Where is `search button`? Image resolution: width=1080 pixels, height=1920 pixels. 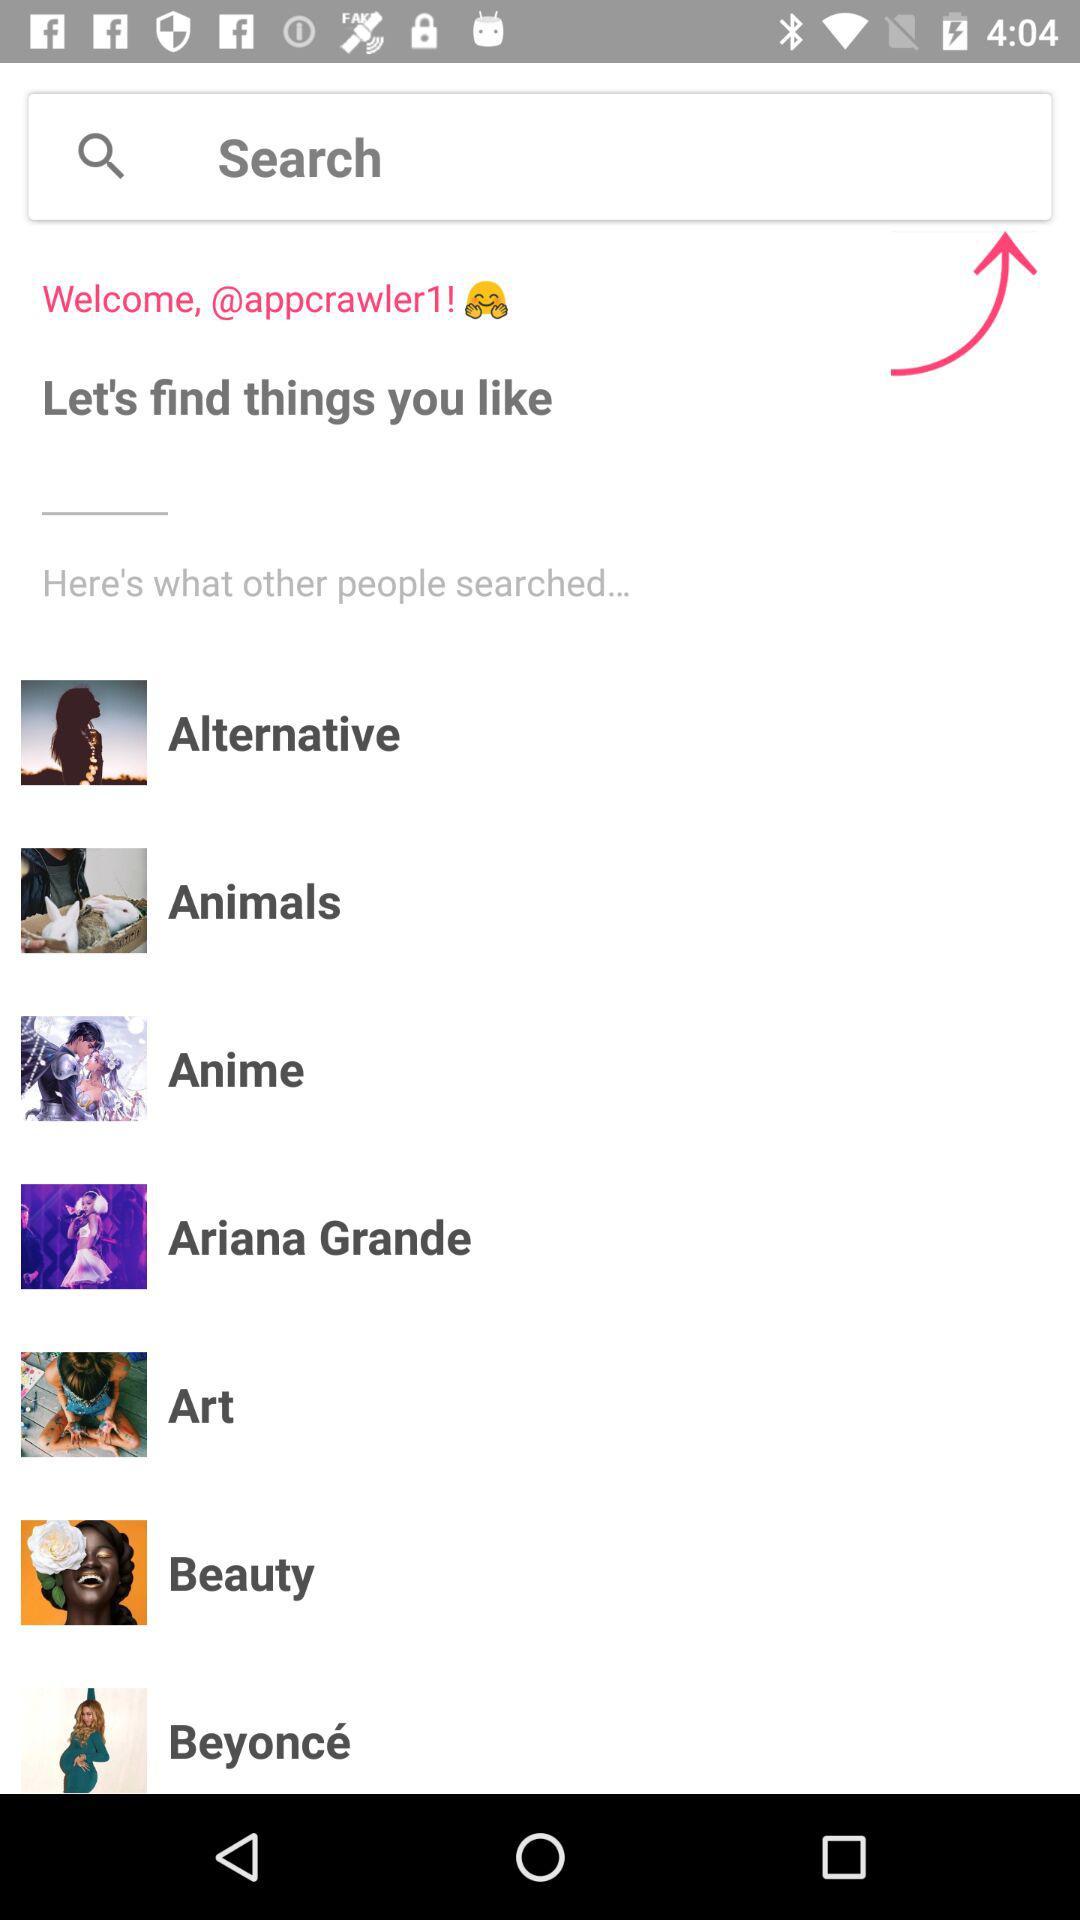 search button is located at coordinates (101, 155).